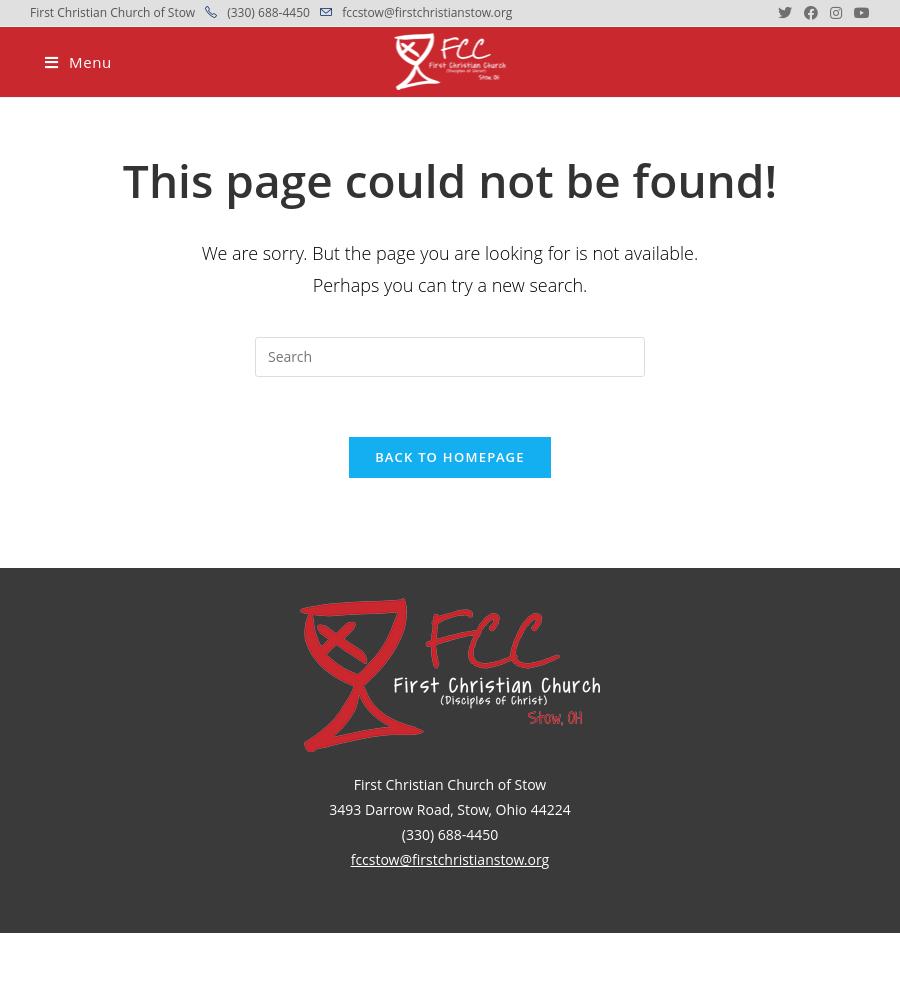 The width and height of the screenshot is (900, 1000). What do you see at coordinates (200, 252) in the screenshot?
I see `'We are sorry. But the page you are looking for is not available.'` at bounding box center [200, 252].